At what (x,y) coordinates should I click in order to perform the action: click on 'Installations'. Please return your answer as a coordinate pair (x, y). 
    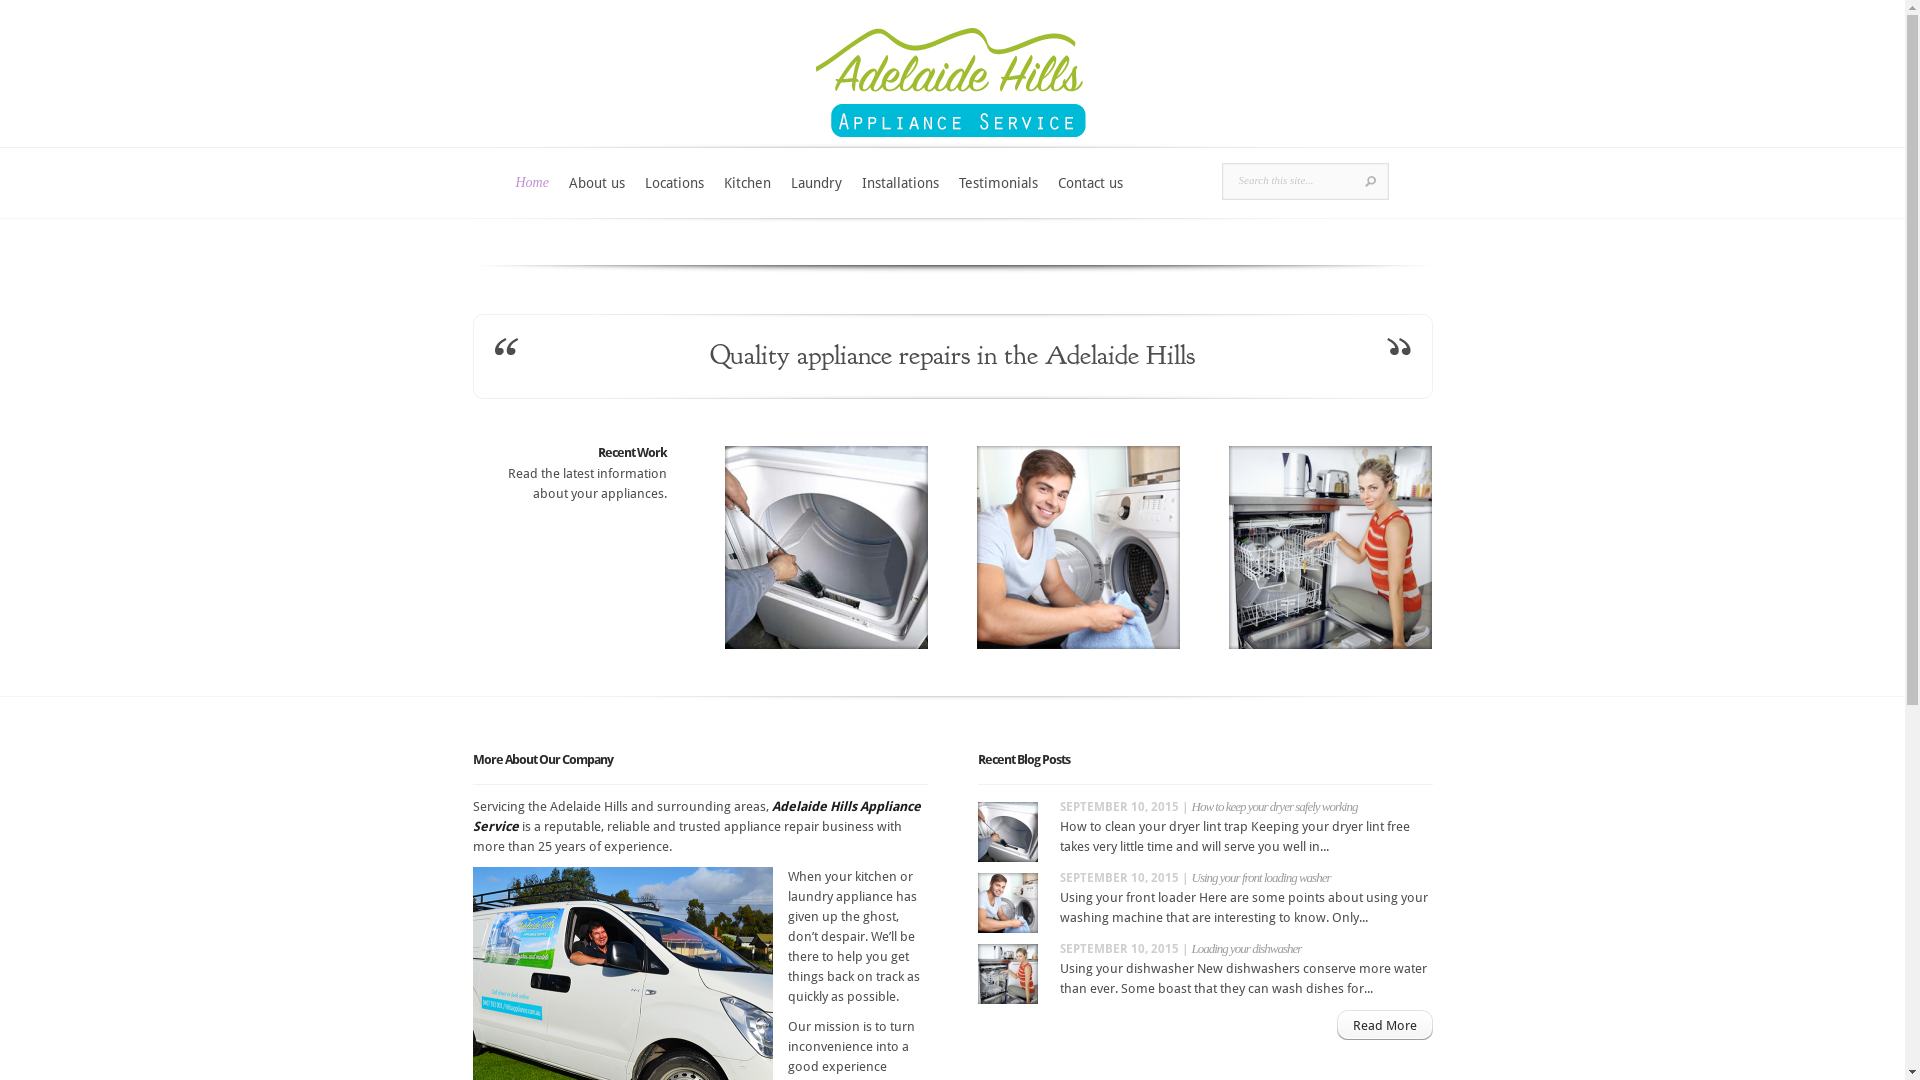
    Looking at the image, I should click on (899, 195).